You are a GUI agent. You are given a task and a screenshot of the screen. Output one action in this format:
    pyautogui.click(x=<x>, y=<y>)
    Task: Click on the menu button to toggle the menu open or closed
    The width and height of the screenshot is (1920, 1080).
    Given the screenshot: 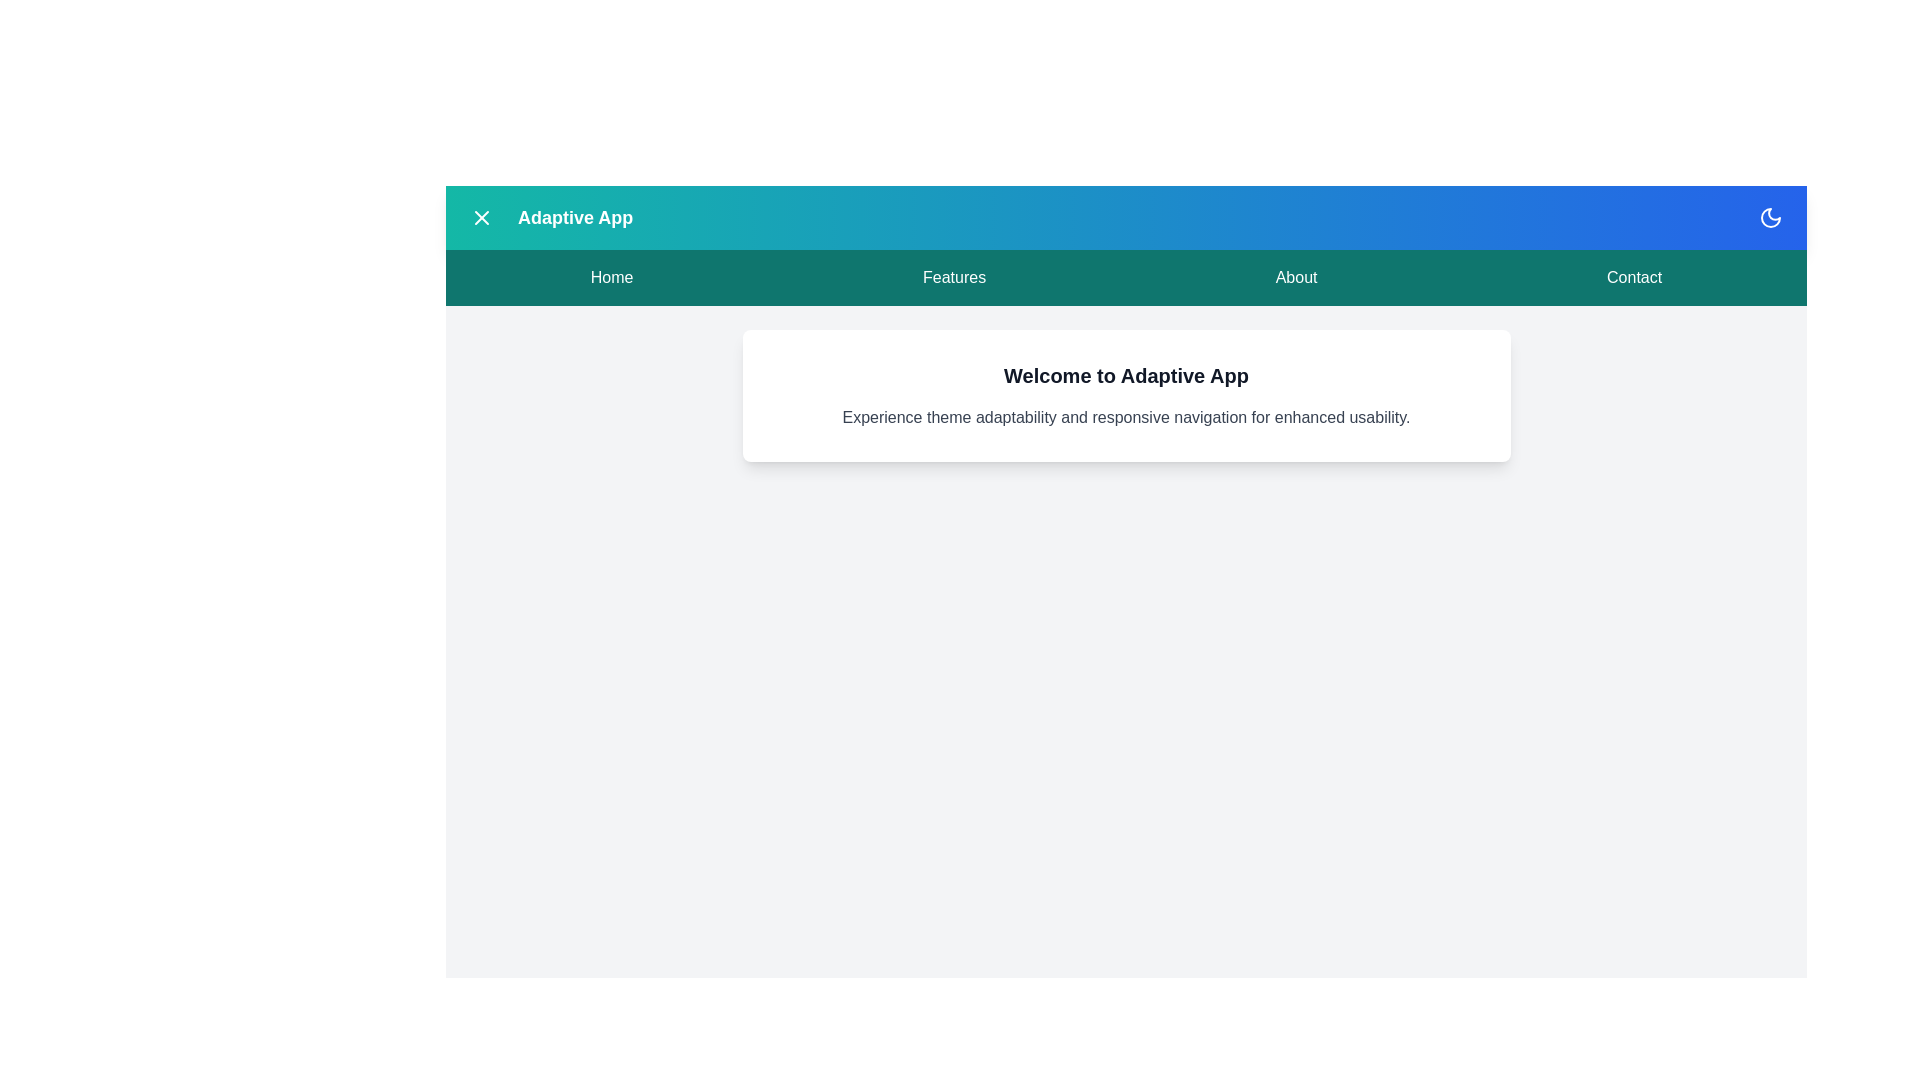 What is the action you would take?
    pyautogui.click(x=481, y=218)
    